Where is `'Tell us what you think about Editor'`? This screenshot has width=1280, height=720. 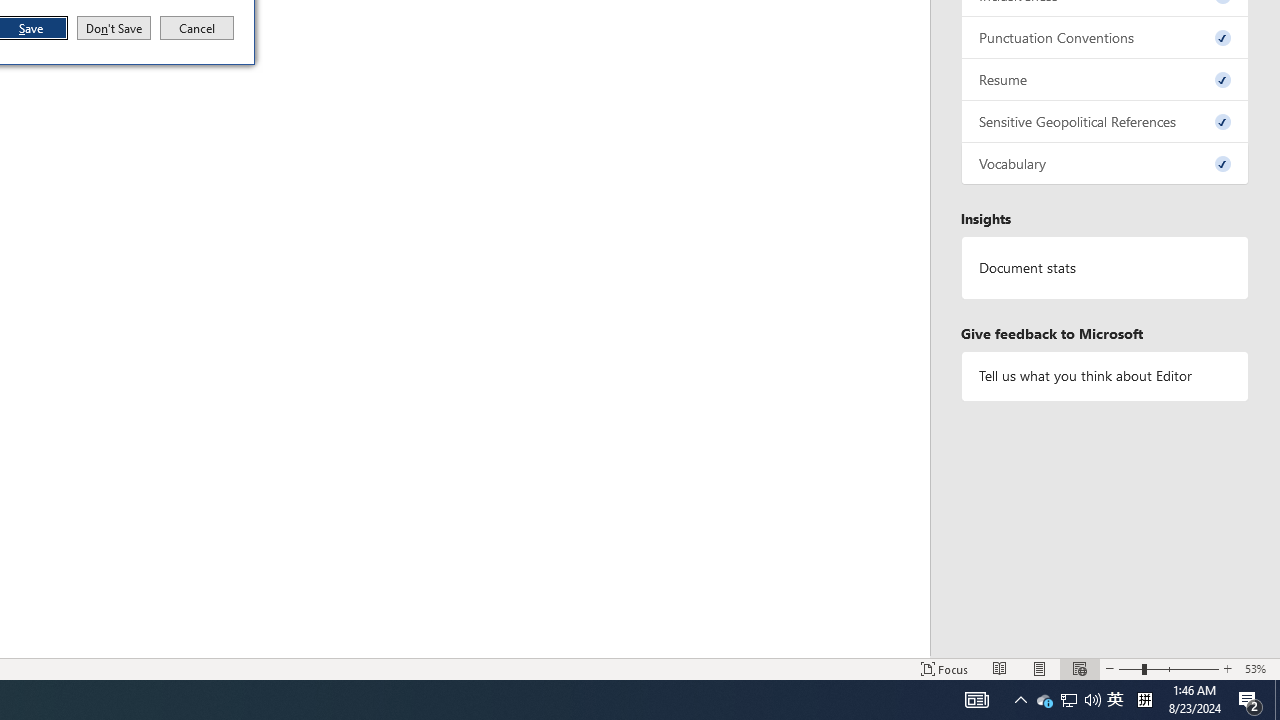 'Tell us what you think about Editor' is located at coordinates (1104, 376).